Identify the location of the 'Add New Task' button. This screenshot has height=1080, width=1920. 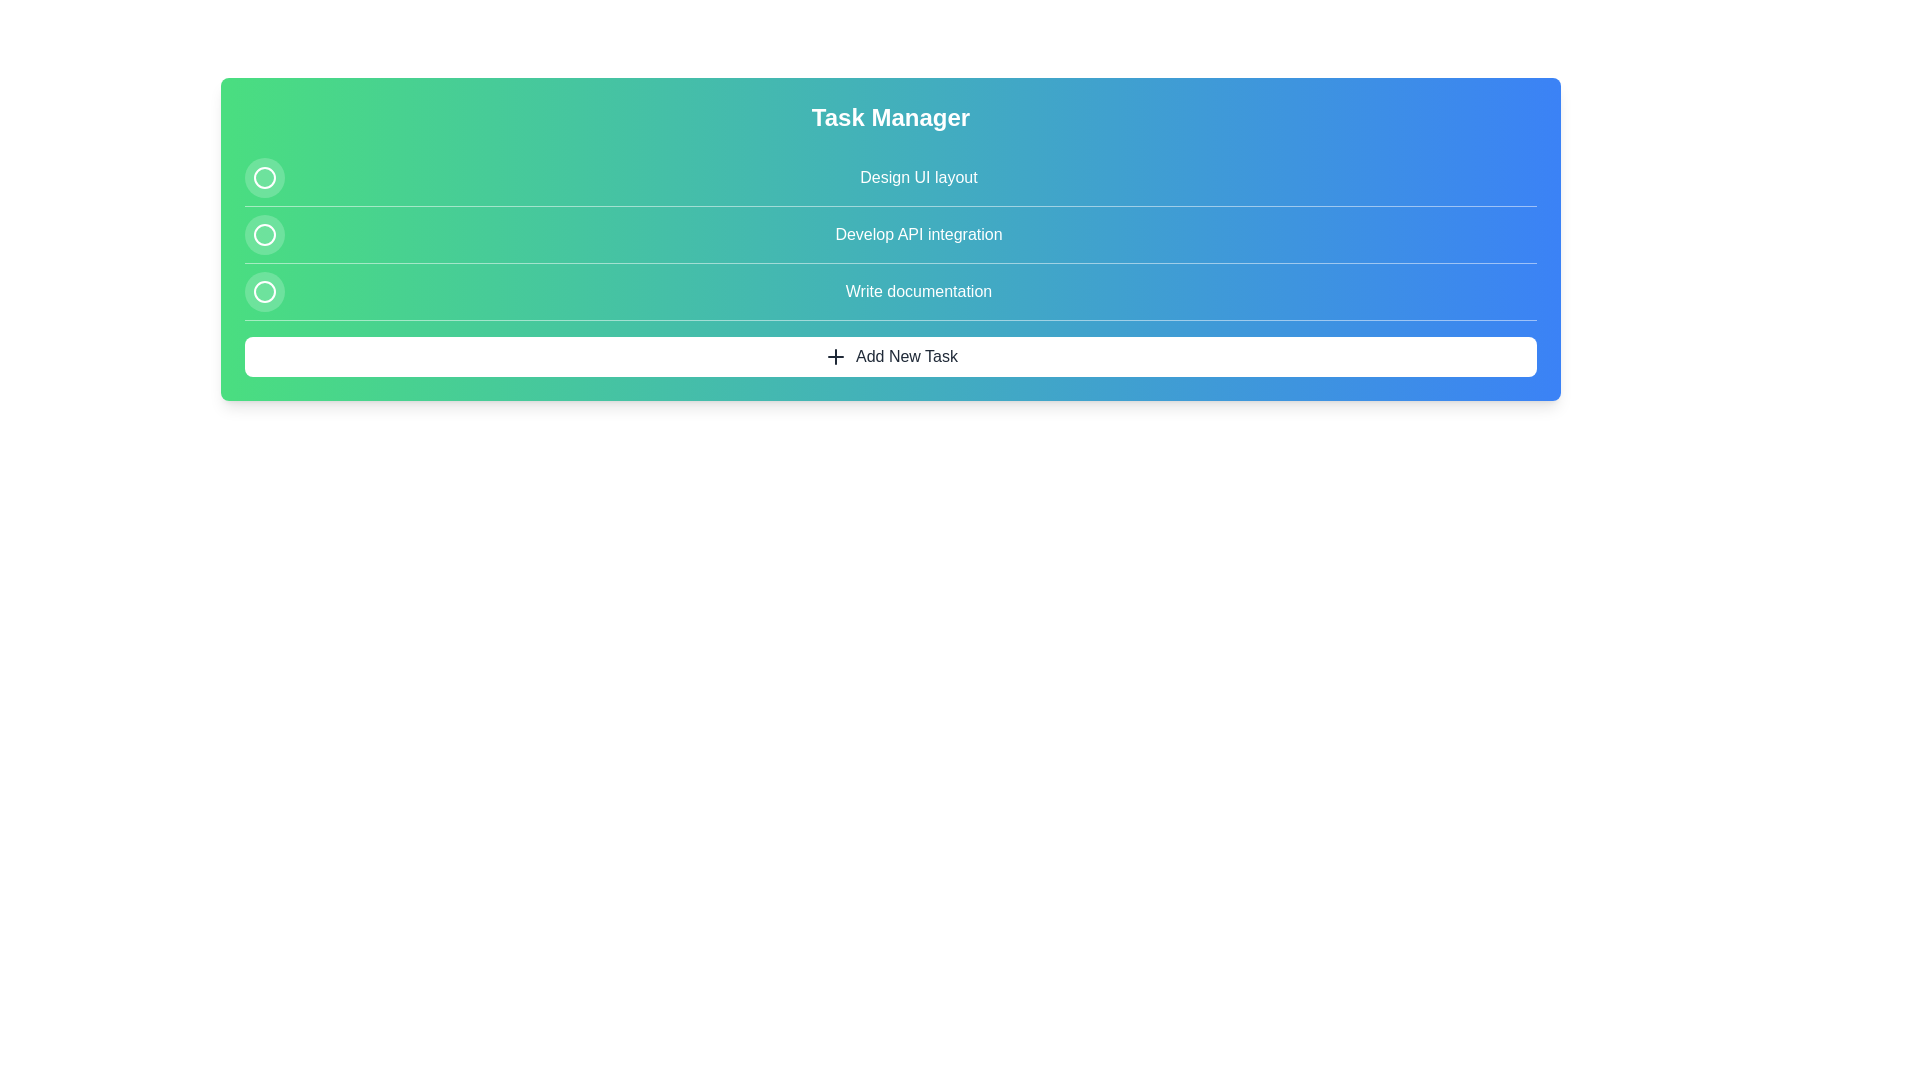
(890, 356).